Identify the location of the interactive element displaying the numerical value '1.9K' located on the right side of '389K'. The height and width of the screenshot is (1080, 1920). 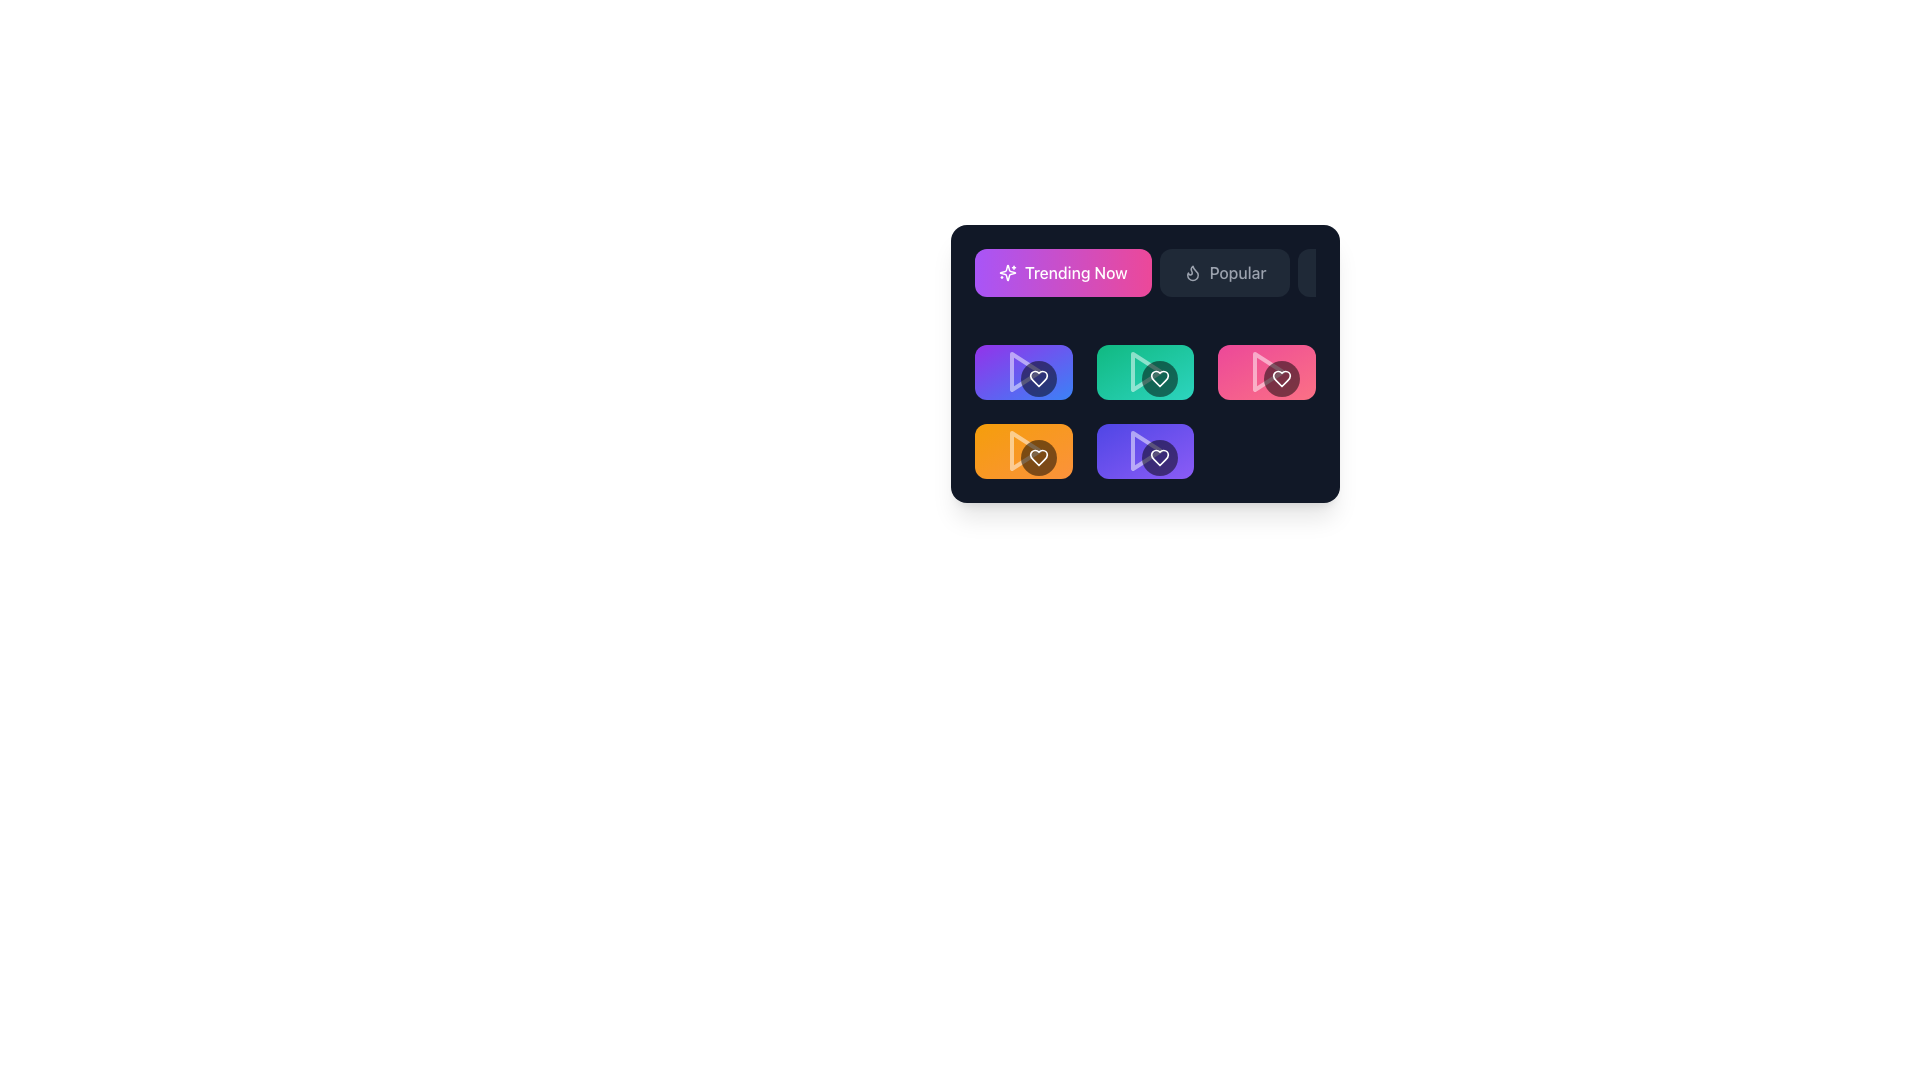
(1208, 441).